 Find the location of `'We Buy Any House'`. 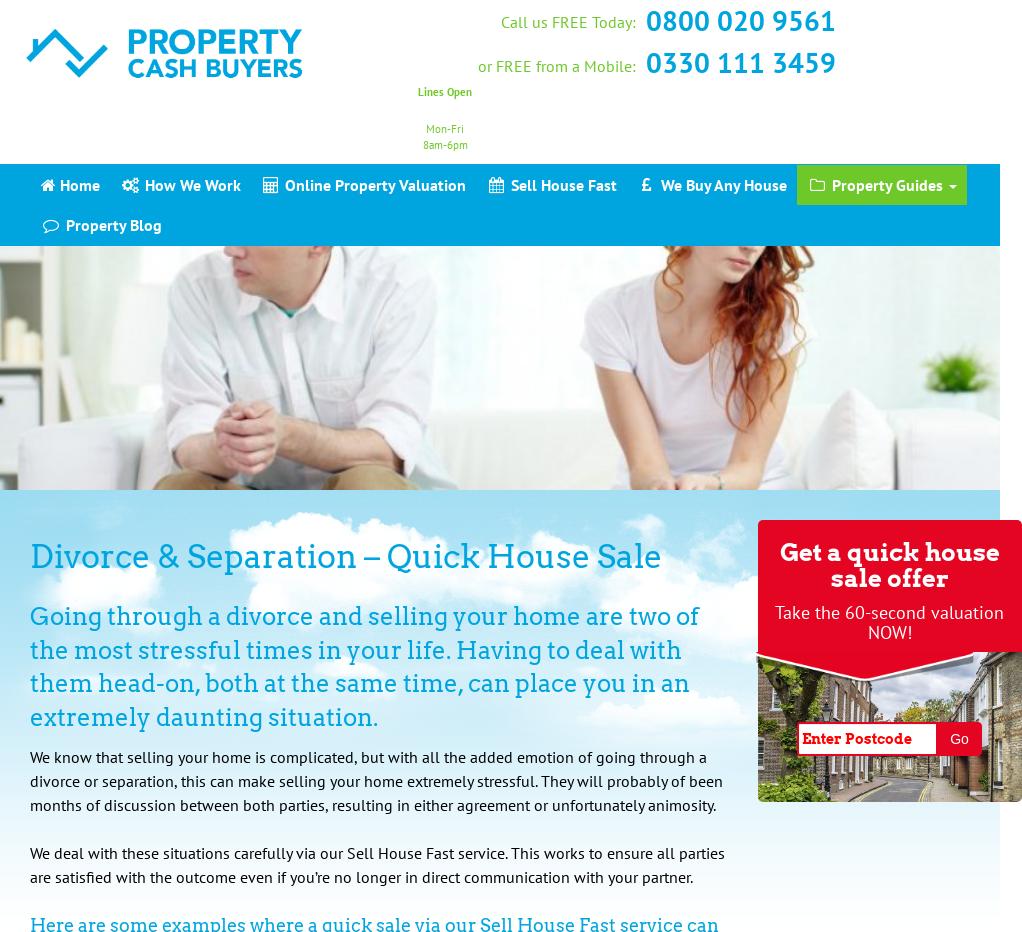

'We Buy Any House' is located at coordinates (657, 183).